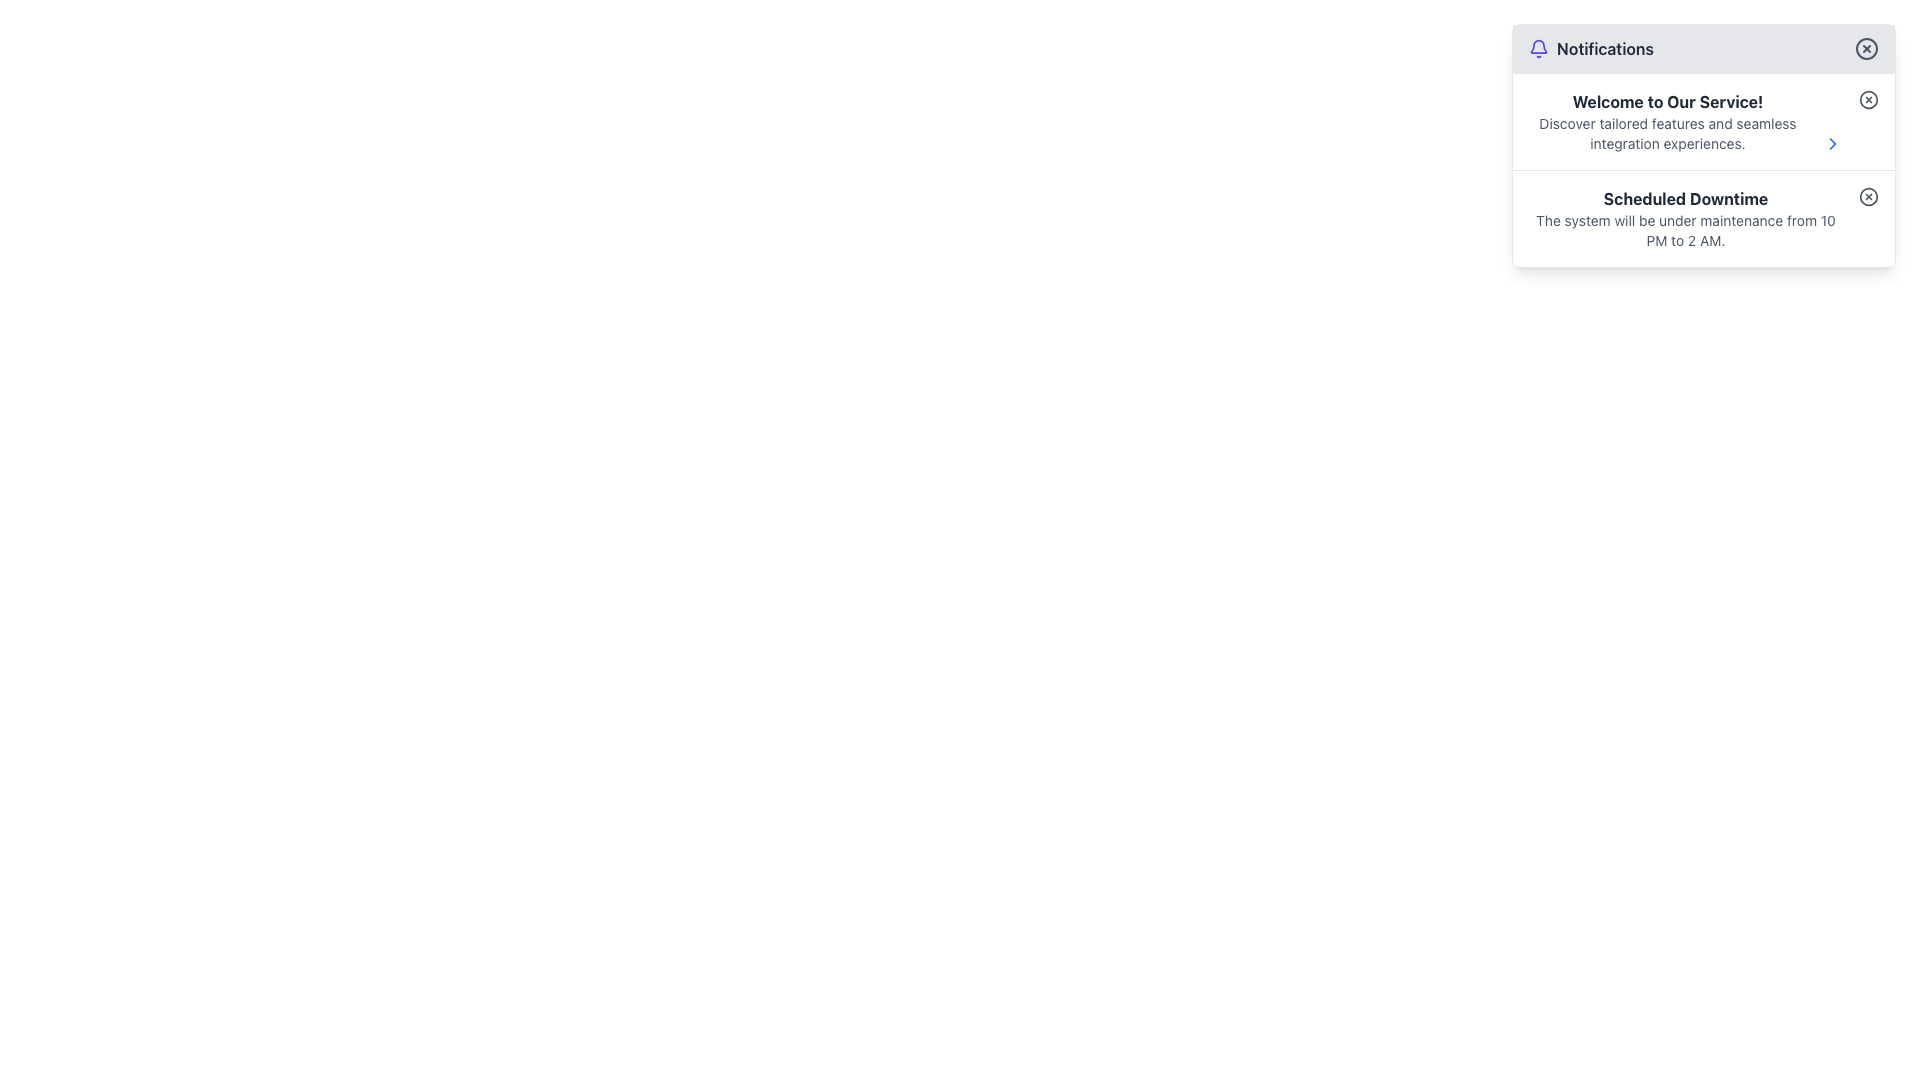  I want to click on the circular graphical element representing a circle with a radius of 10 units, located in the top-right corner of the notification panel adjacent to the 'Scheduled Downtime' message, so click(1867, 196).